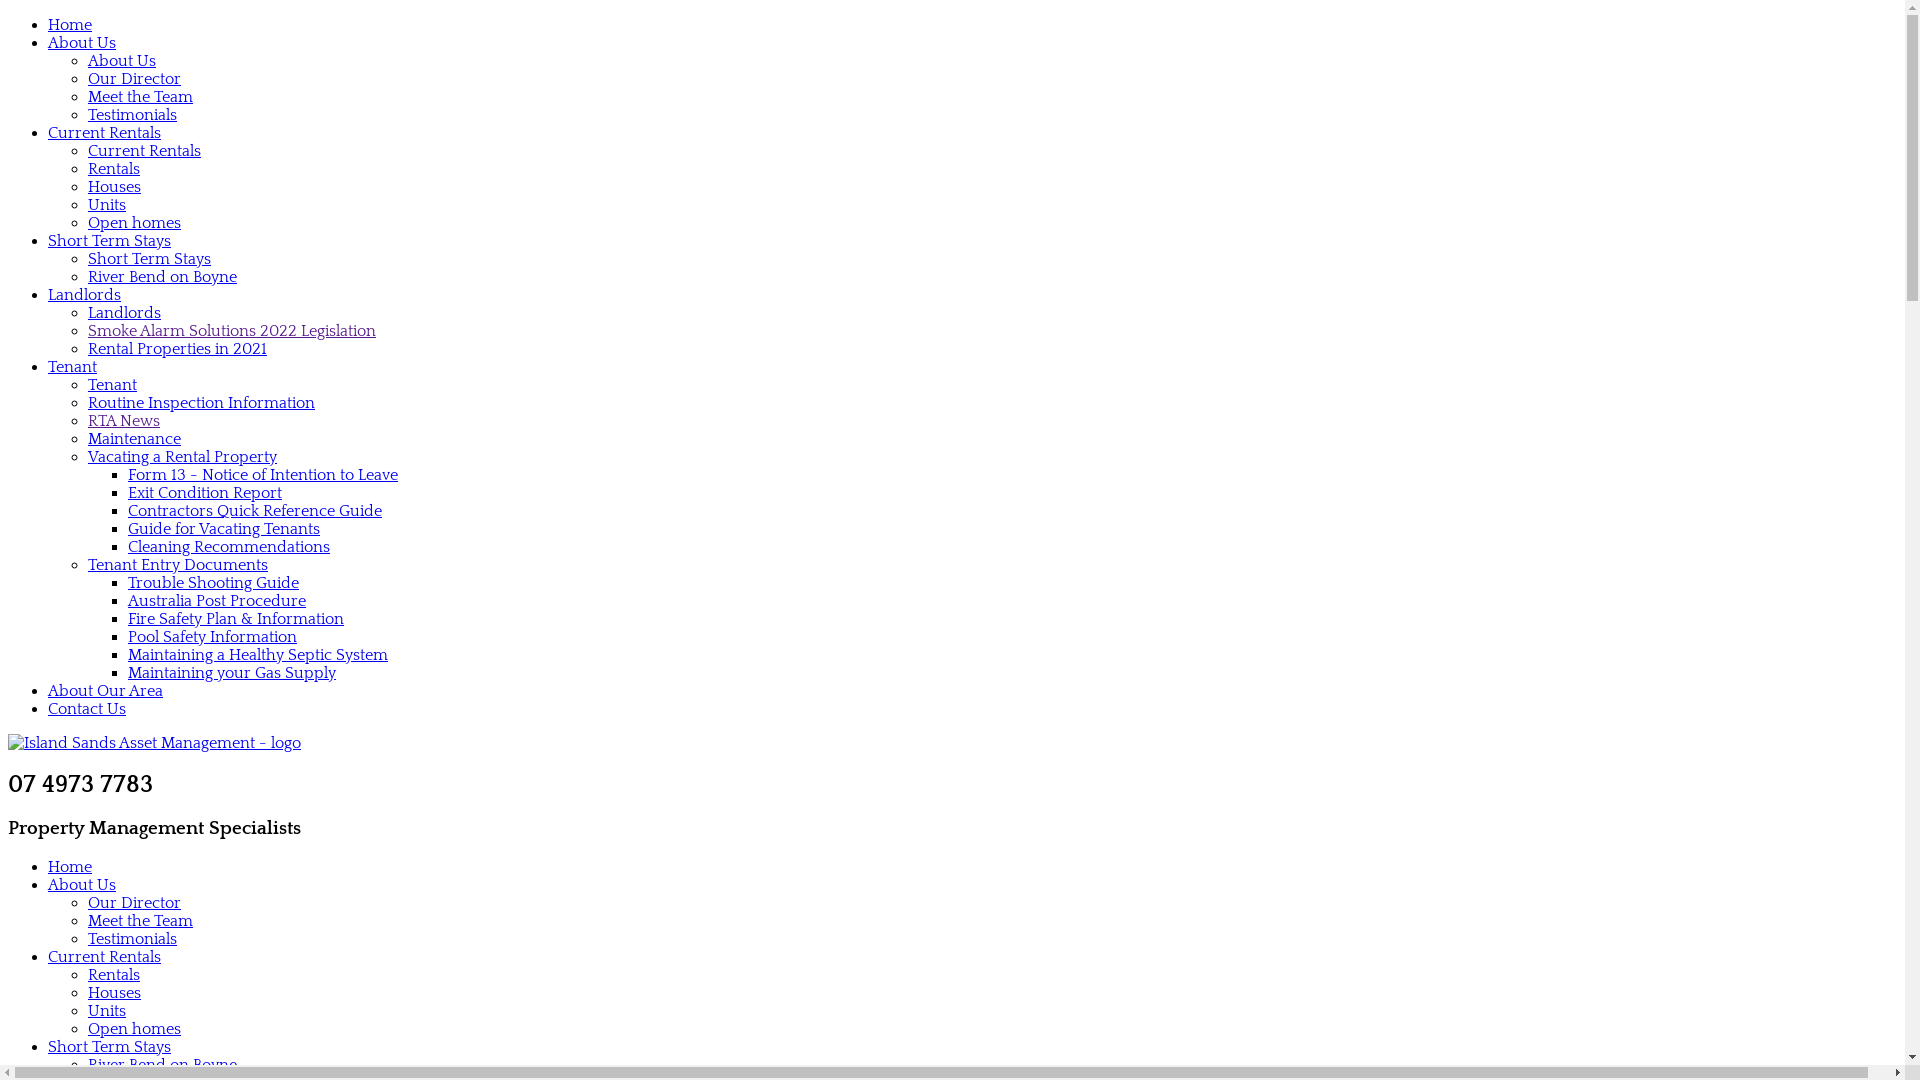 This screenshot has height=1080, width=1920. What do you see at coordinates (162, 277) in the screenshot?
I see `'River Bend on Boyne'` at bounding box center [162, 277].